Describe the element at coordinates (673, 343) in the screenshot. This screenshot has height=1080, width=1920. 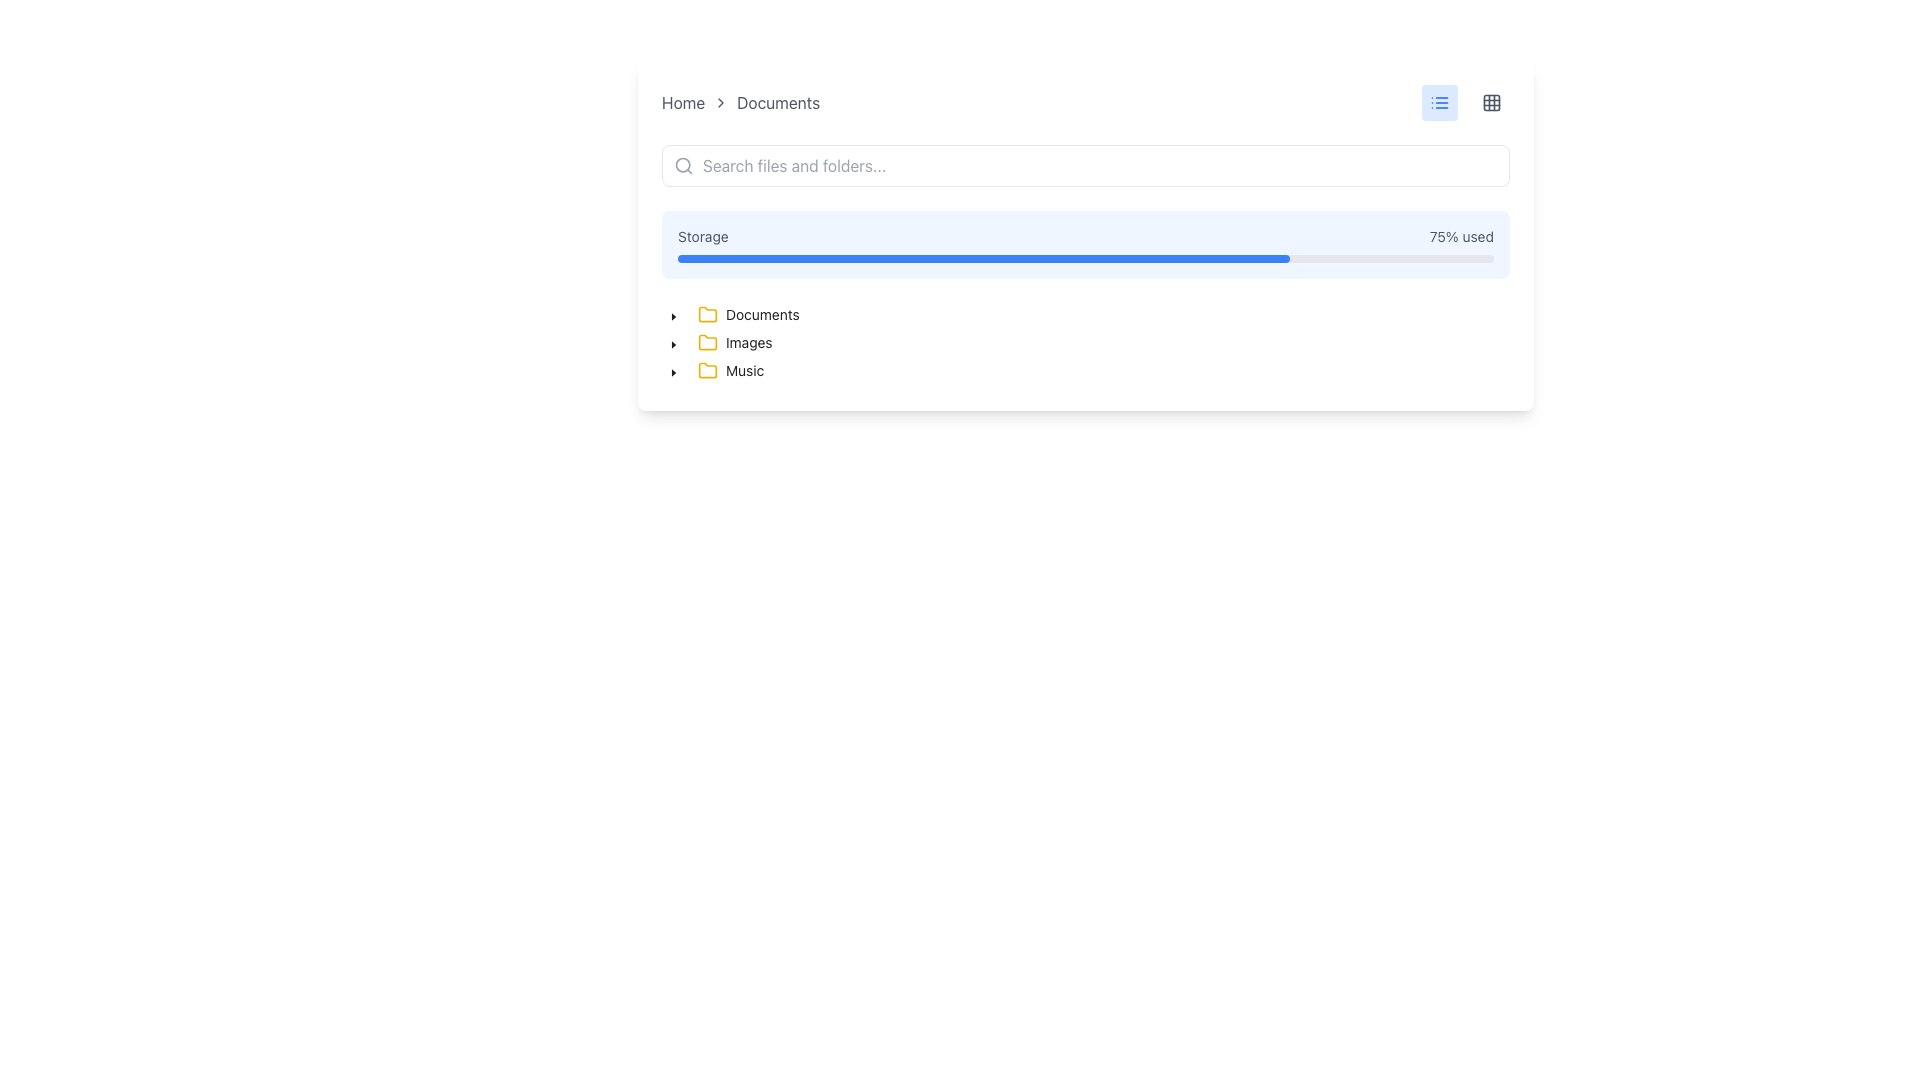
I see `the toggle icon located to the left of the 'Images' folder list item` at that location.